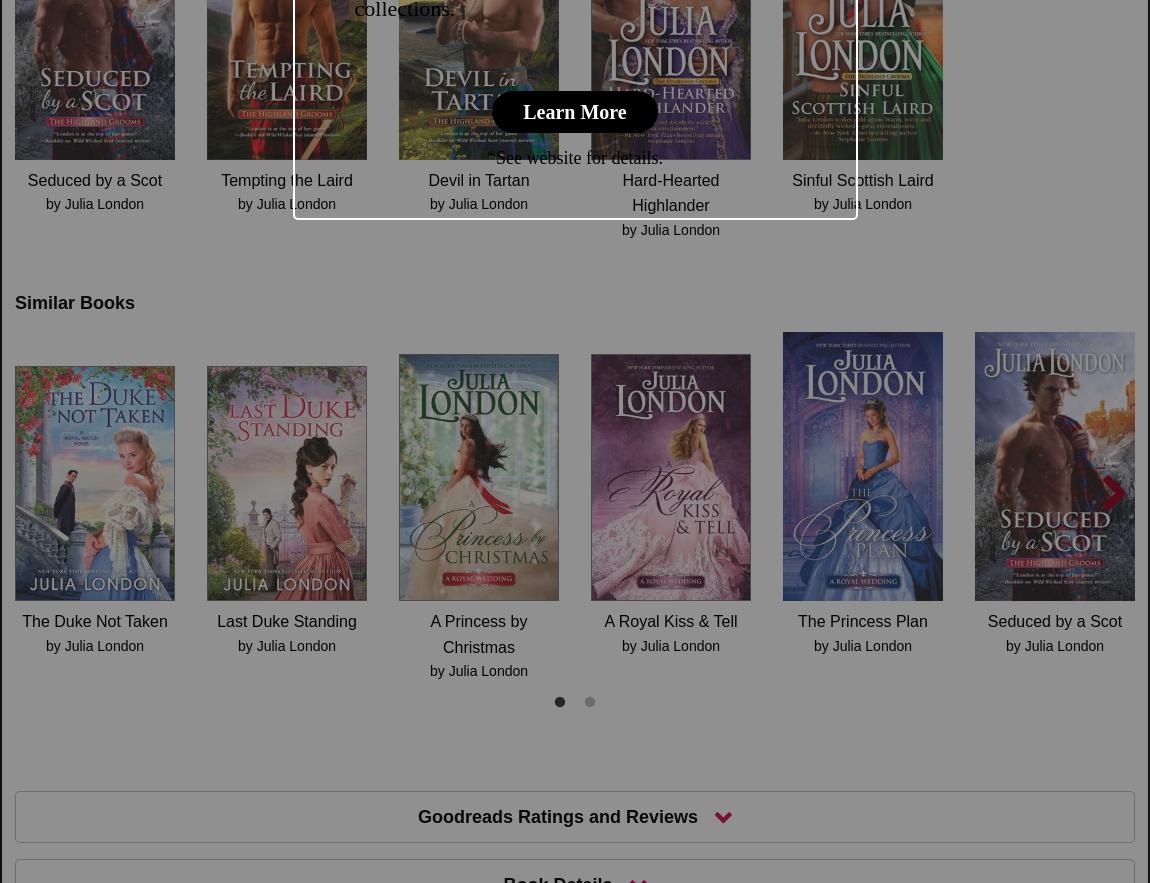 Image resolution: width=1150 pixels, height=883 pixels. What do you see at coordinates (557, 814) in the screenshot?
I see `'Goodreads Ratings and Reviews'` at bounding box center [557, 814].